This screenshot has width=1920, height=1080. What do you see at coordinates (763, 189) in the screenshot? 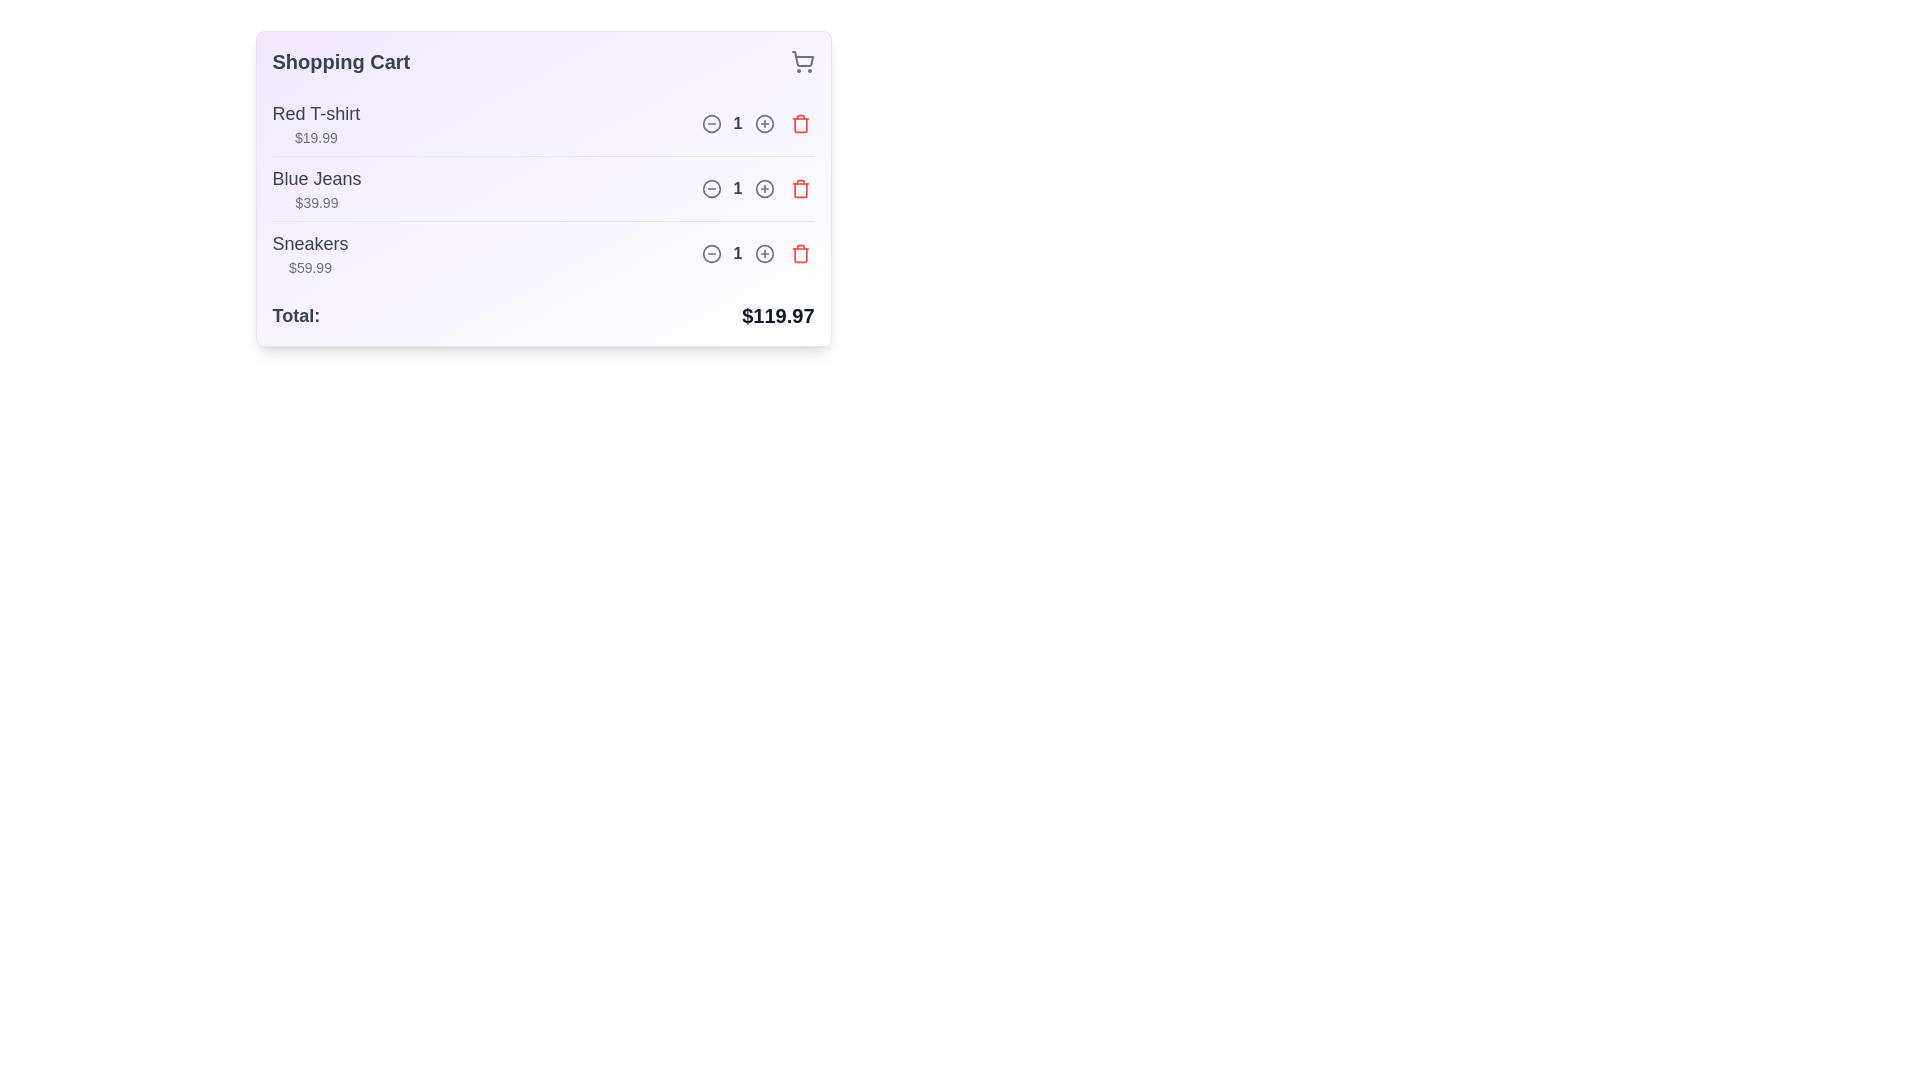
I see `the circular outline in the quantity adjustment control for the second item in the shopping cart, which is positioned to the right of the item's quantity and to the left of the trash bin icon for 'Blue Jeans'` at bounding box center [763, 189].